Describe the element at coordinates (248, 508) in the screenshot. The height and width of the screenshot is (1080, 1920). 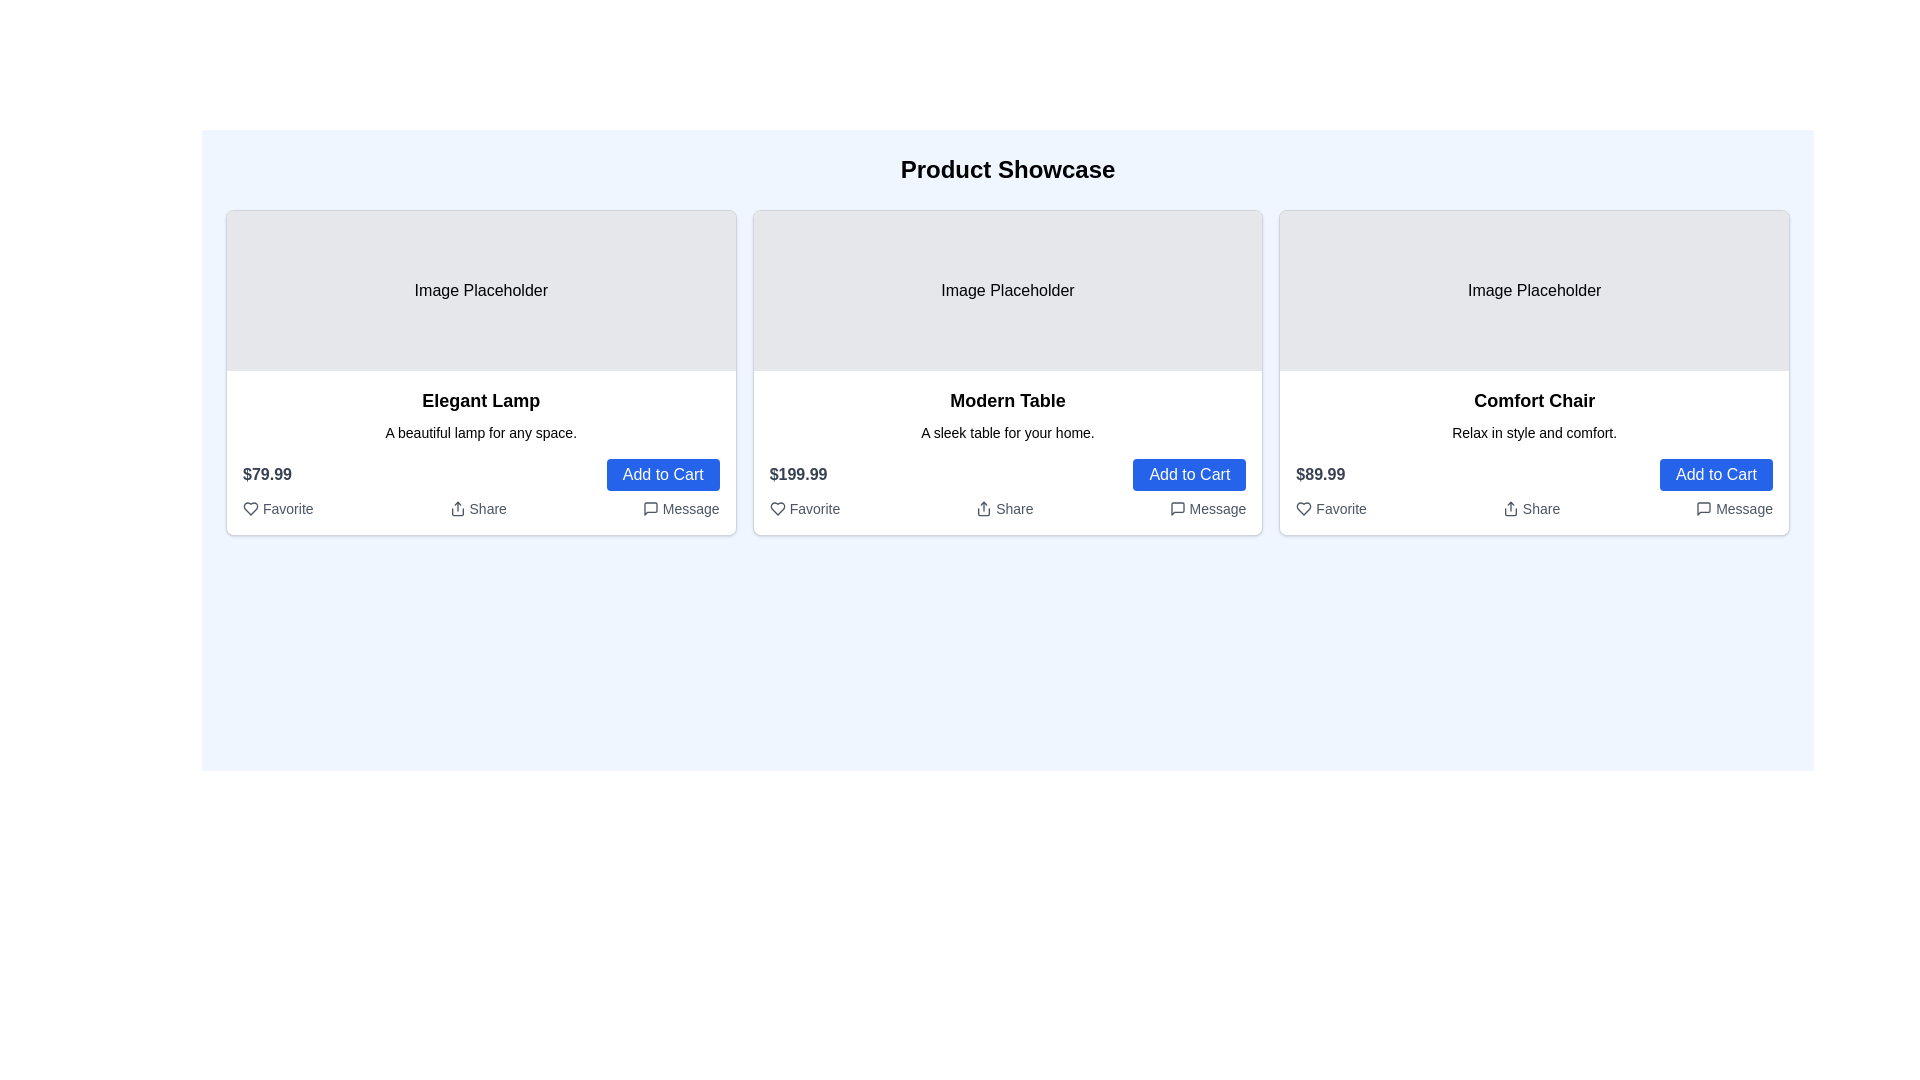
I see `the heart-shaped outline icon located below the description text for the 'Elegant Lamp' item in the leftmost card to favorite the item` at that location.